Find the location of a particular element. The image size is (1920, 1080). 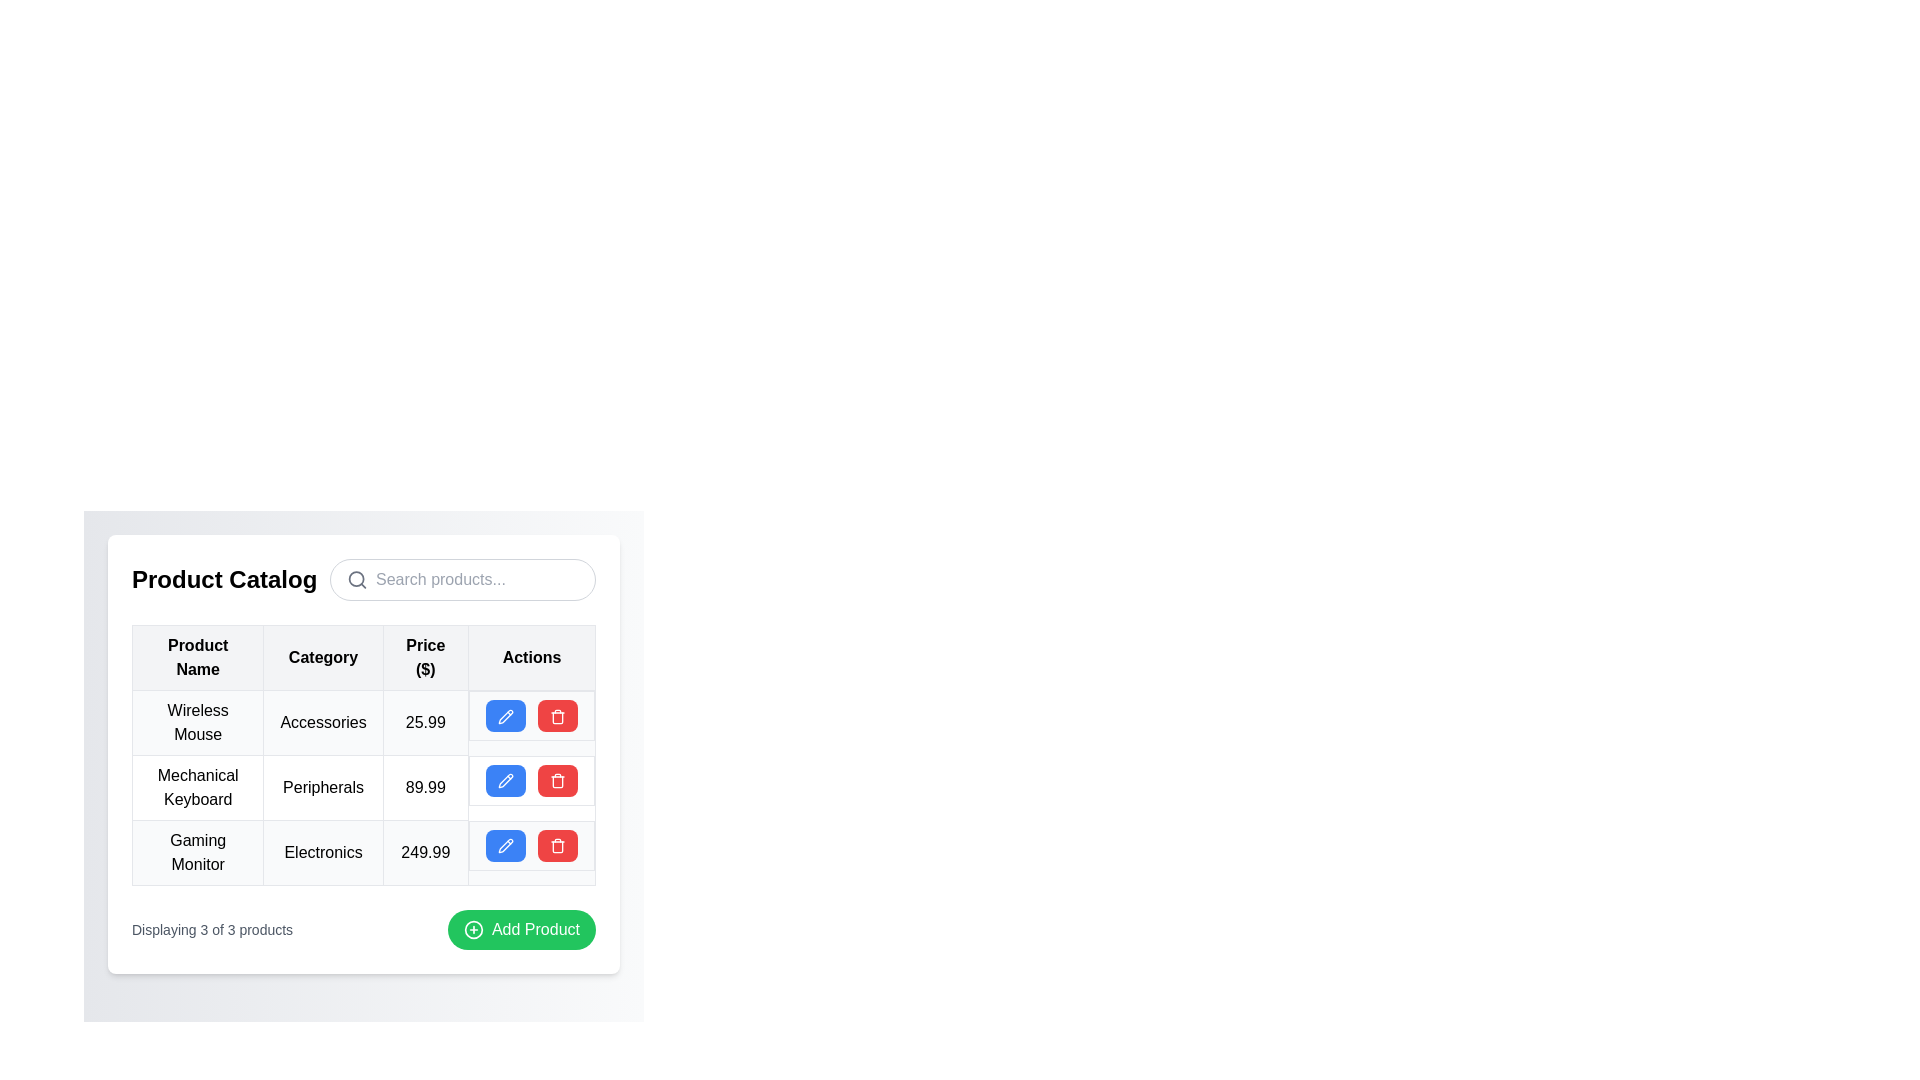

the static text displaying '25.99' in the 'Price ($)' column of the product table, which is aligned with the 'Wireless Mouse' and 'Accessories' is located at coordinates (424, 722).